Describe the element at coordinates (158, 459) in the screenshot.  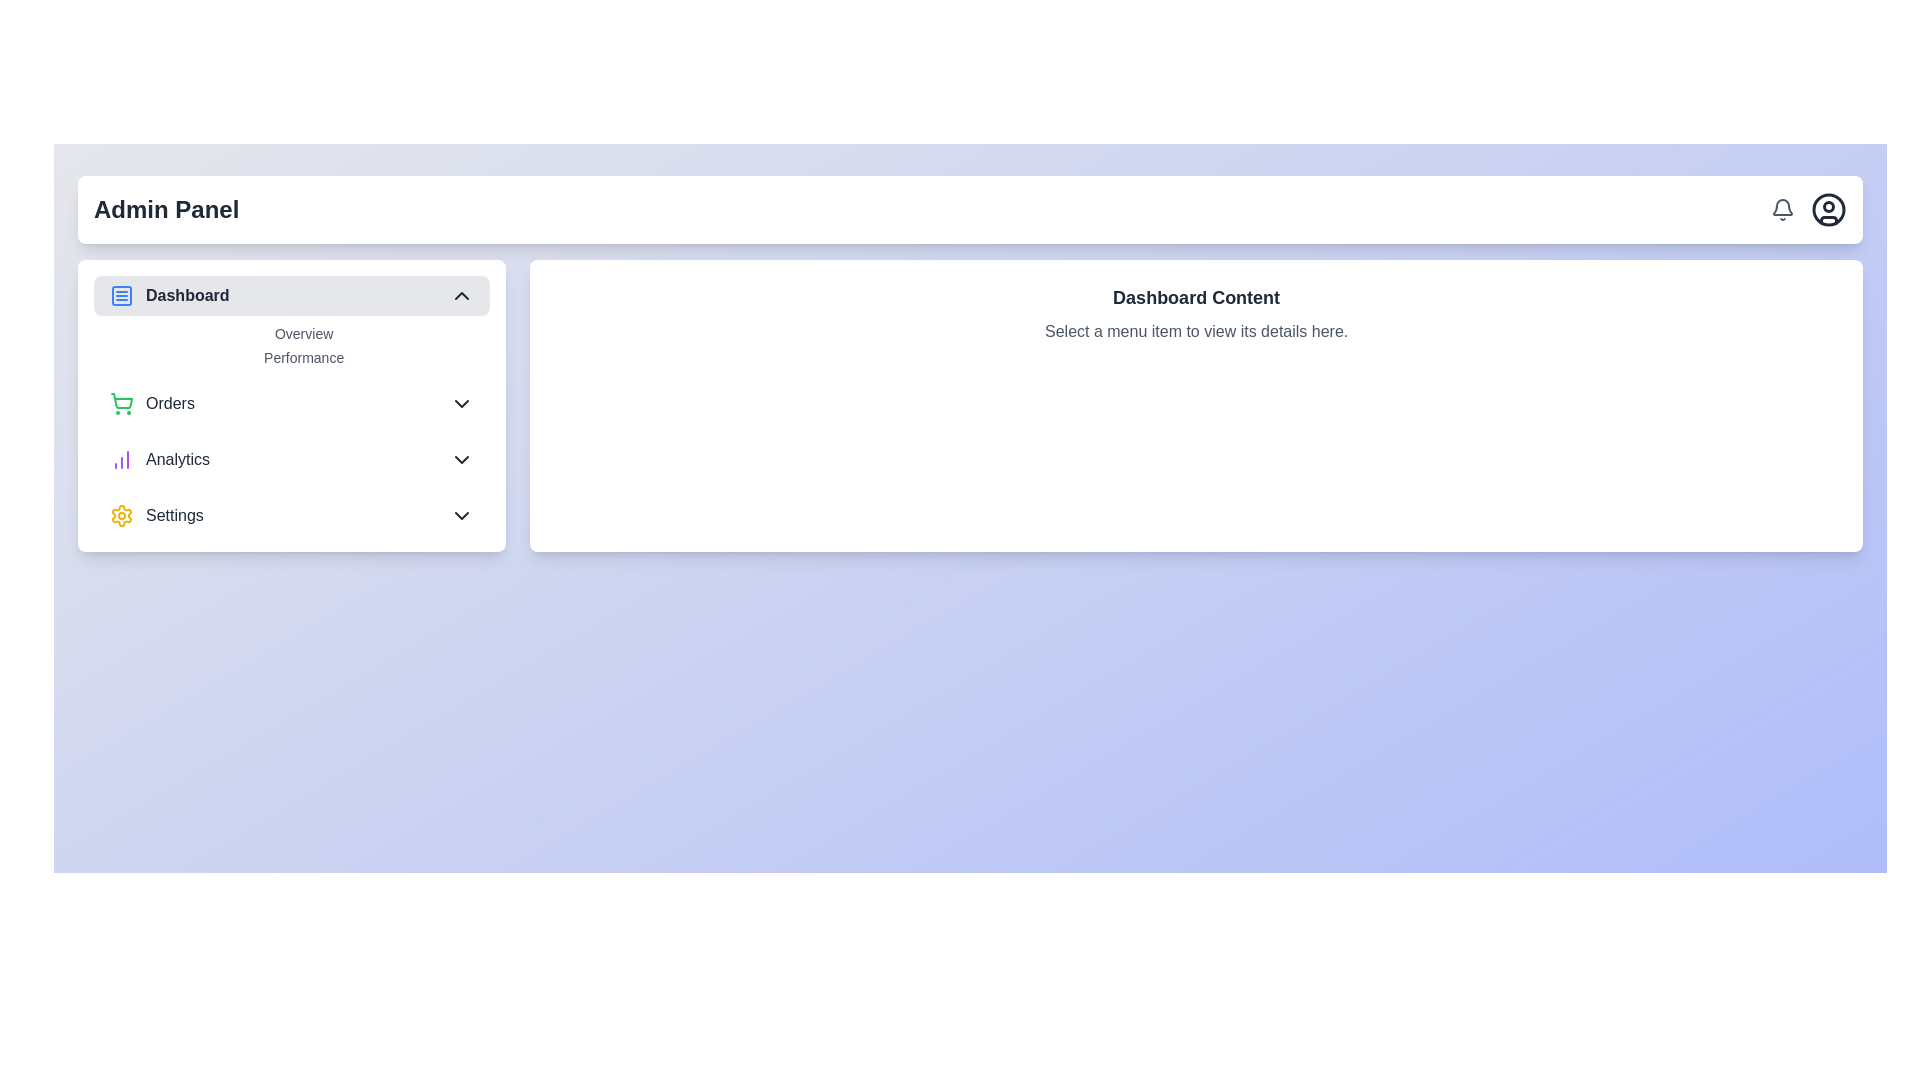
I see `the 'Analytics' menu item, which consists of a bar chart icon with purple accents and the text 'Analytics' in a sans-serif font` at that location.